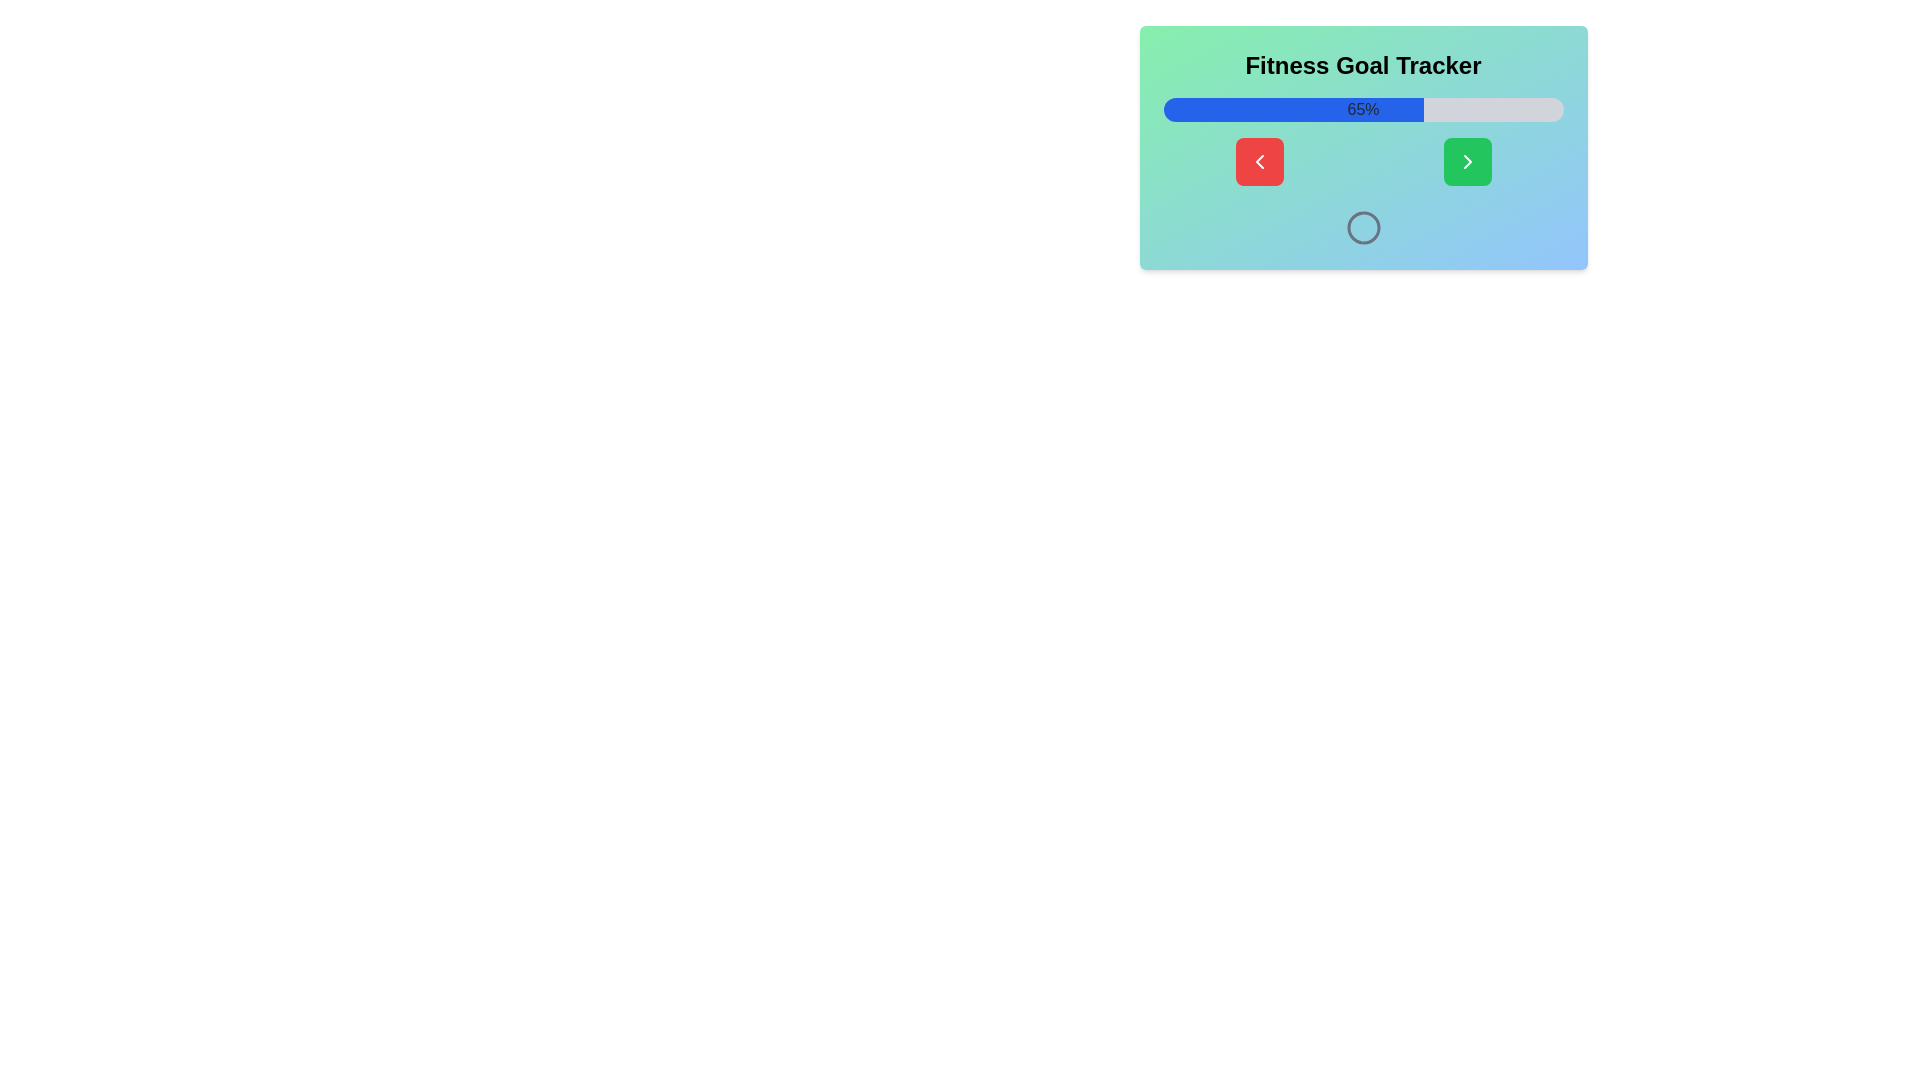 The image size is (1920, 1080). I want to click on the left-chevron icon button encased in a rounded red button located in the bottom-left region of the 'Fitness Goal Tracker' panel, so click(1258, 161).